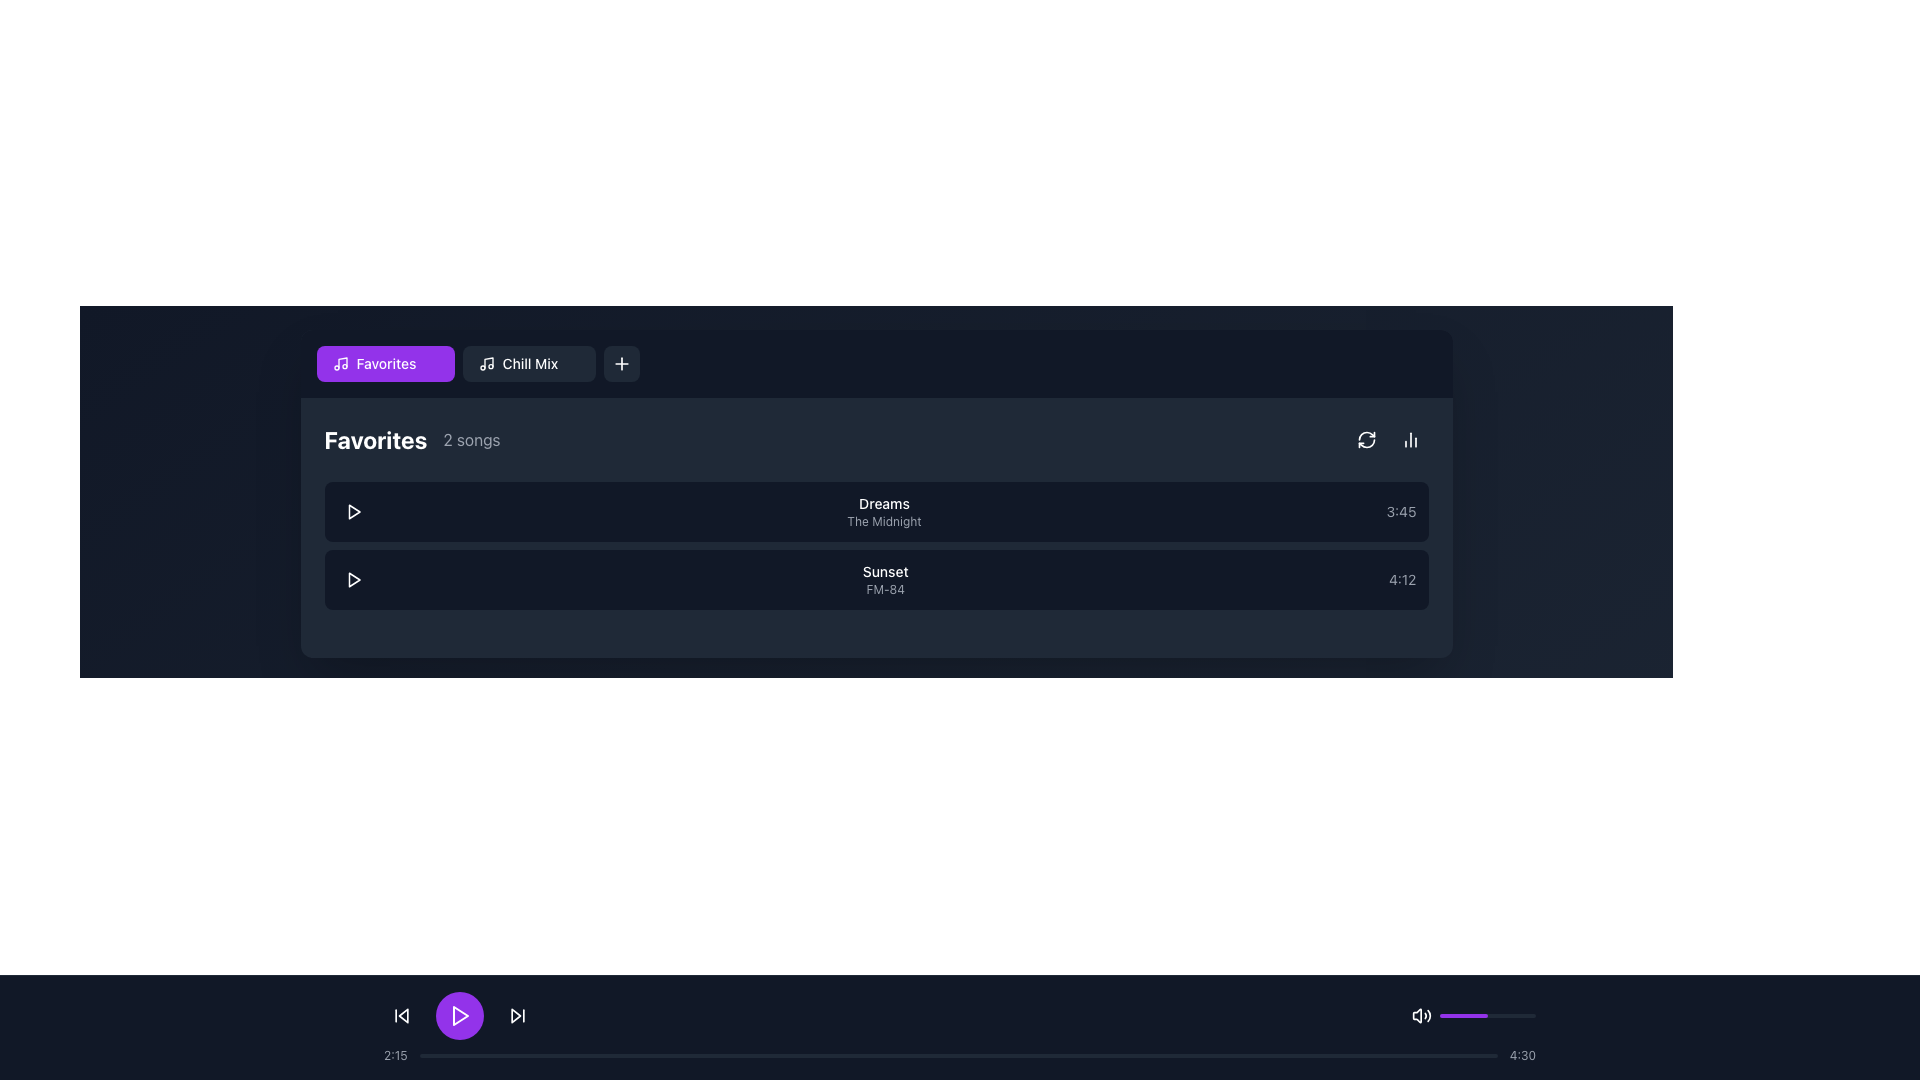 This screenshot has height=1080, width=1920. Describe the element at coordinates (353, 579) in the screenshot. I see `the play button associated with the music track labeled 'Sunset - FM-84' to play the track` at that location.